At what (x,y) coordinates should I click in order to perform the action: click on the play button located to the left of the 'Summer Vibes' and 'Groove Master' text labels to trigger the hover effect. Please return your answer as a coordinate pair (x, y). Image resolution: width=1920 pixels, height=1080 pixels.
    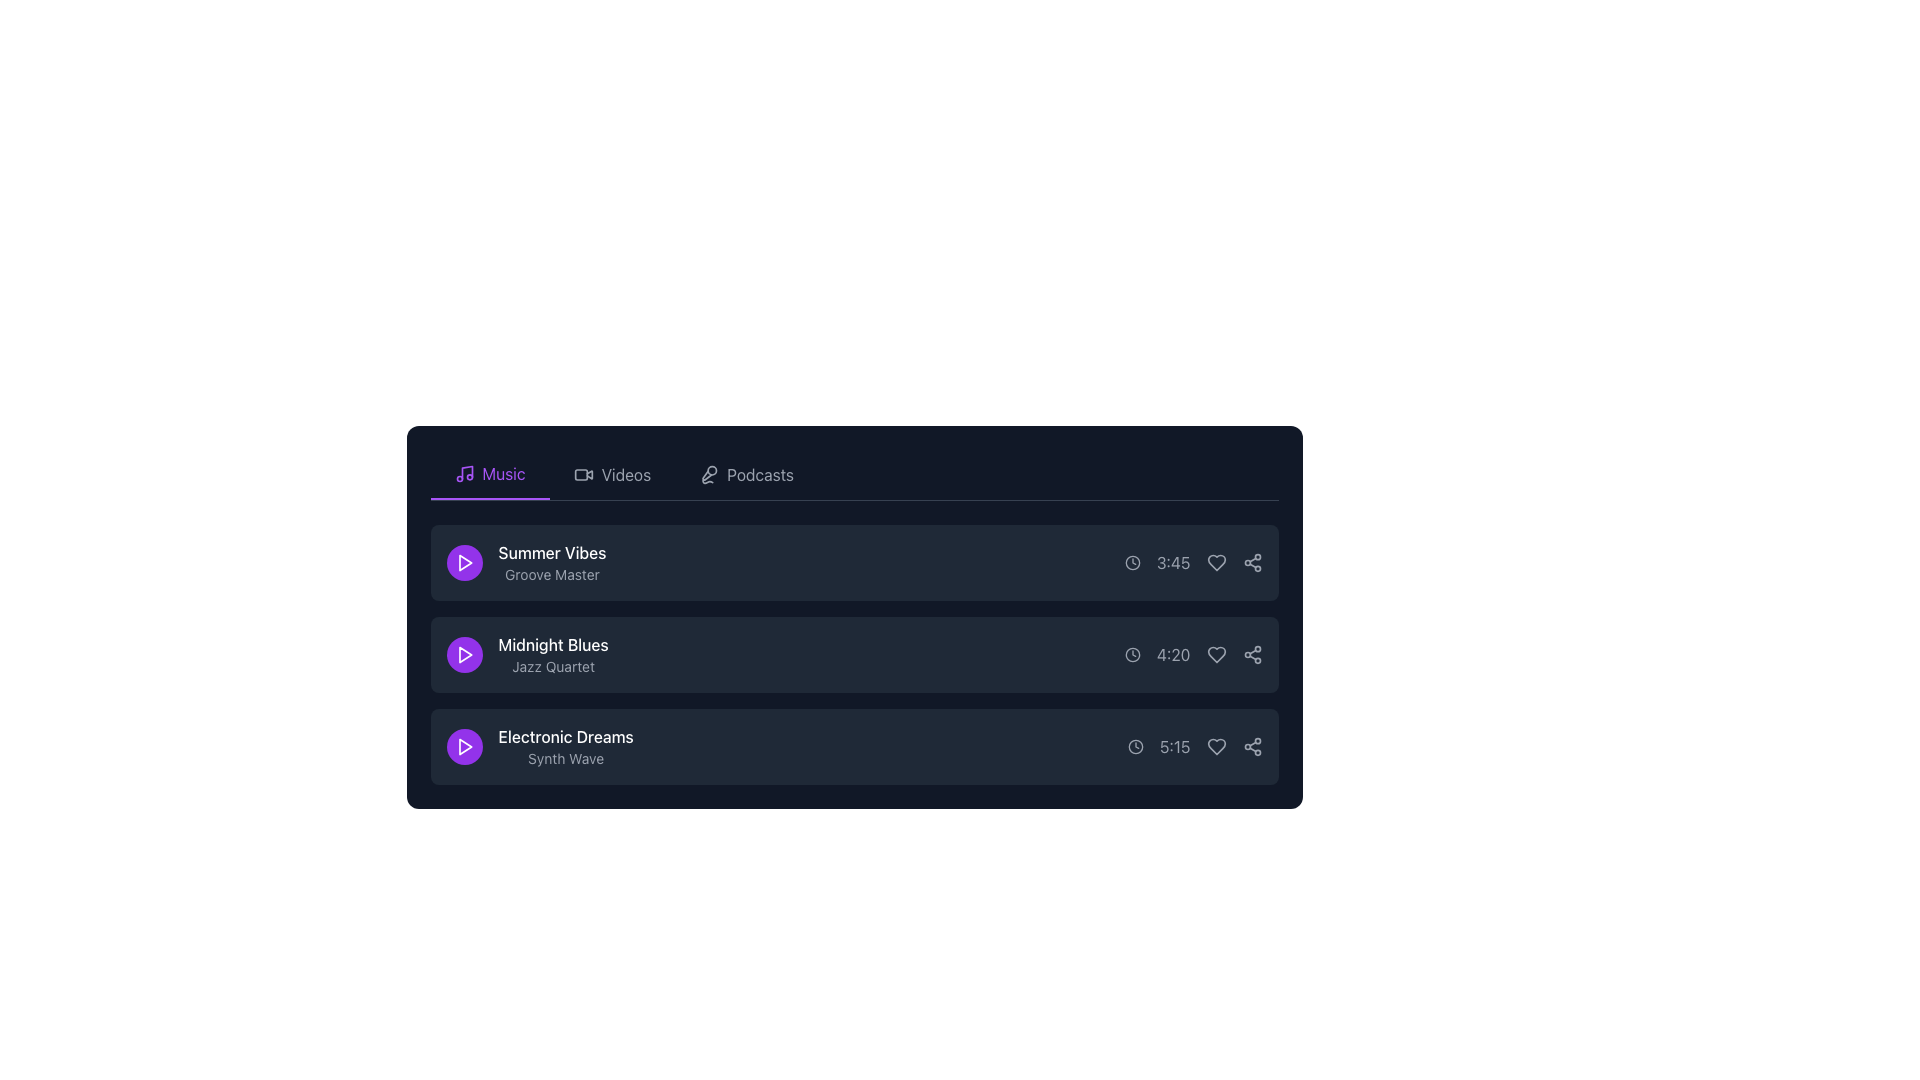
    Looking at the image, I should click on (463, 563).